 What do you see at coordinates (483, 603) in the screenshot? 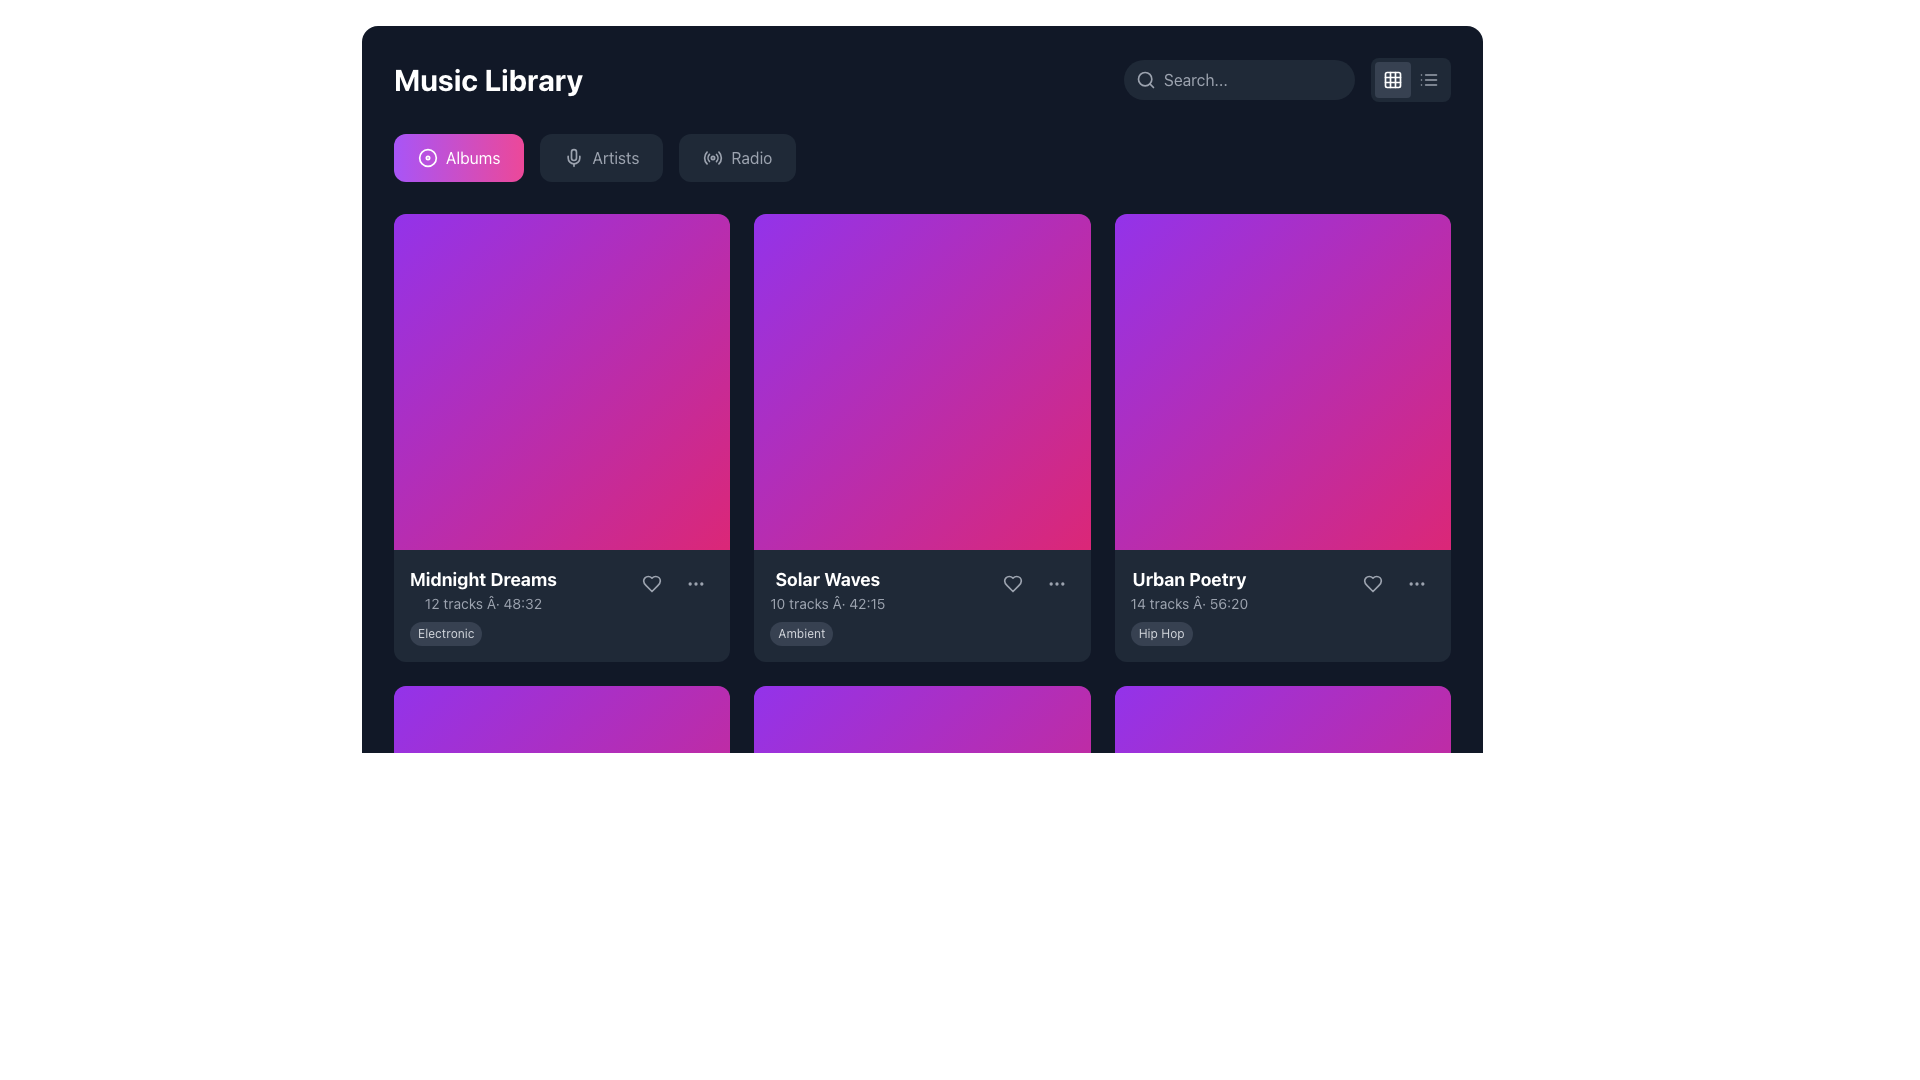
I see `the static text label displaying '12 tracks Â· 48:32' in gray font, located under the title 'Midnight Dreams' in the leftmost album card` at bounding box center [483, 603].